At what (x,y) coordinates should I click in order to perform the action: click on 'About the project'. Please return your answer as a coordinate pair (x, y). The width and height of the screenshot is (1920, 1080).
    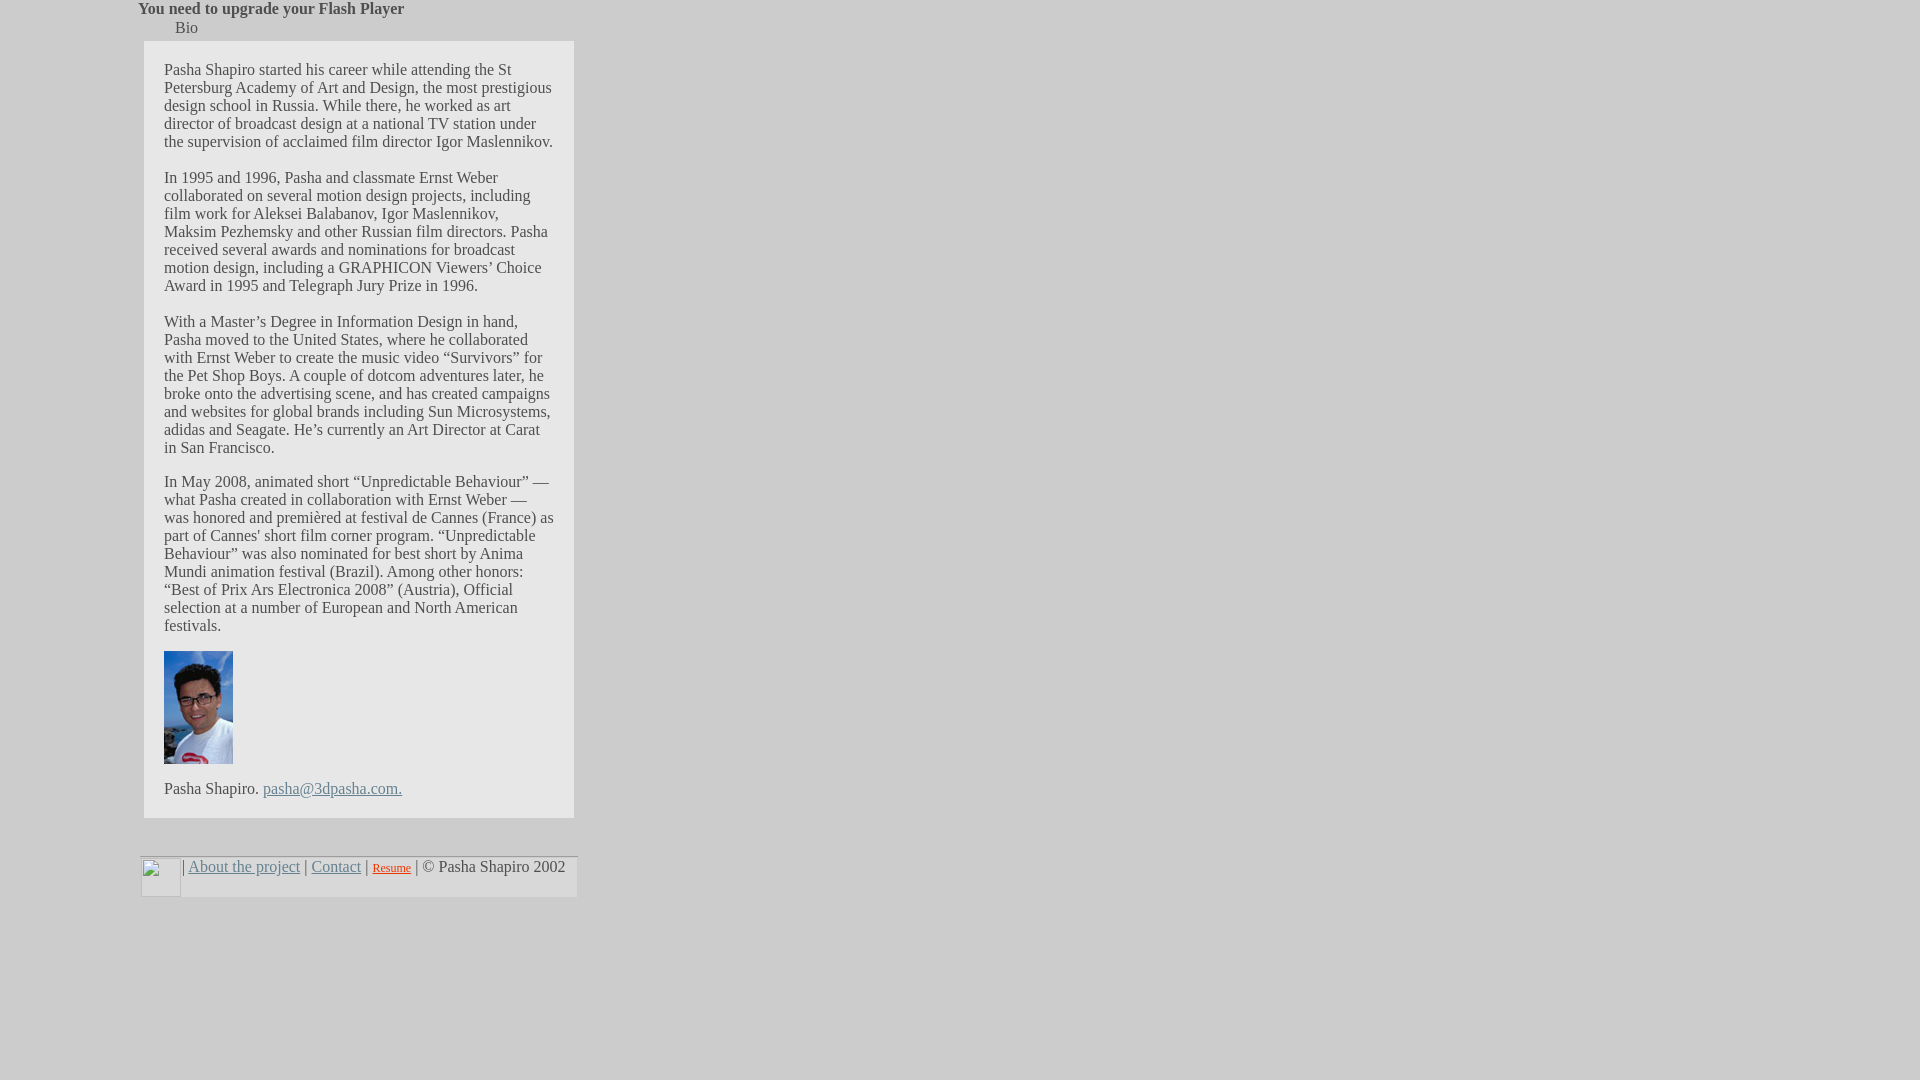
    Looking at the image, I should click on (187, 865).